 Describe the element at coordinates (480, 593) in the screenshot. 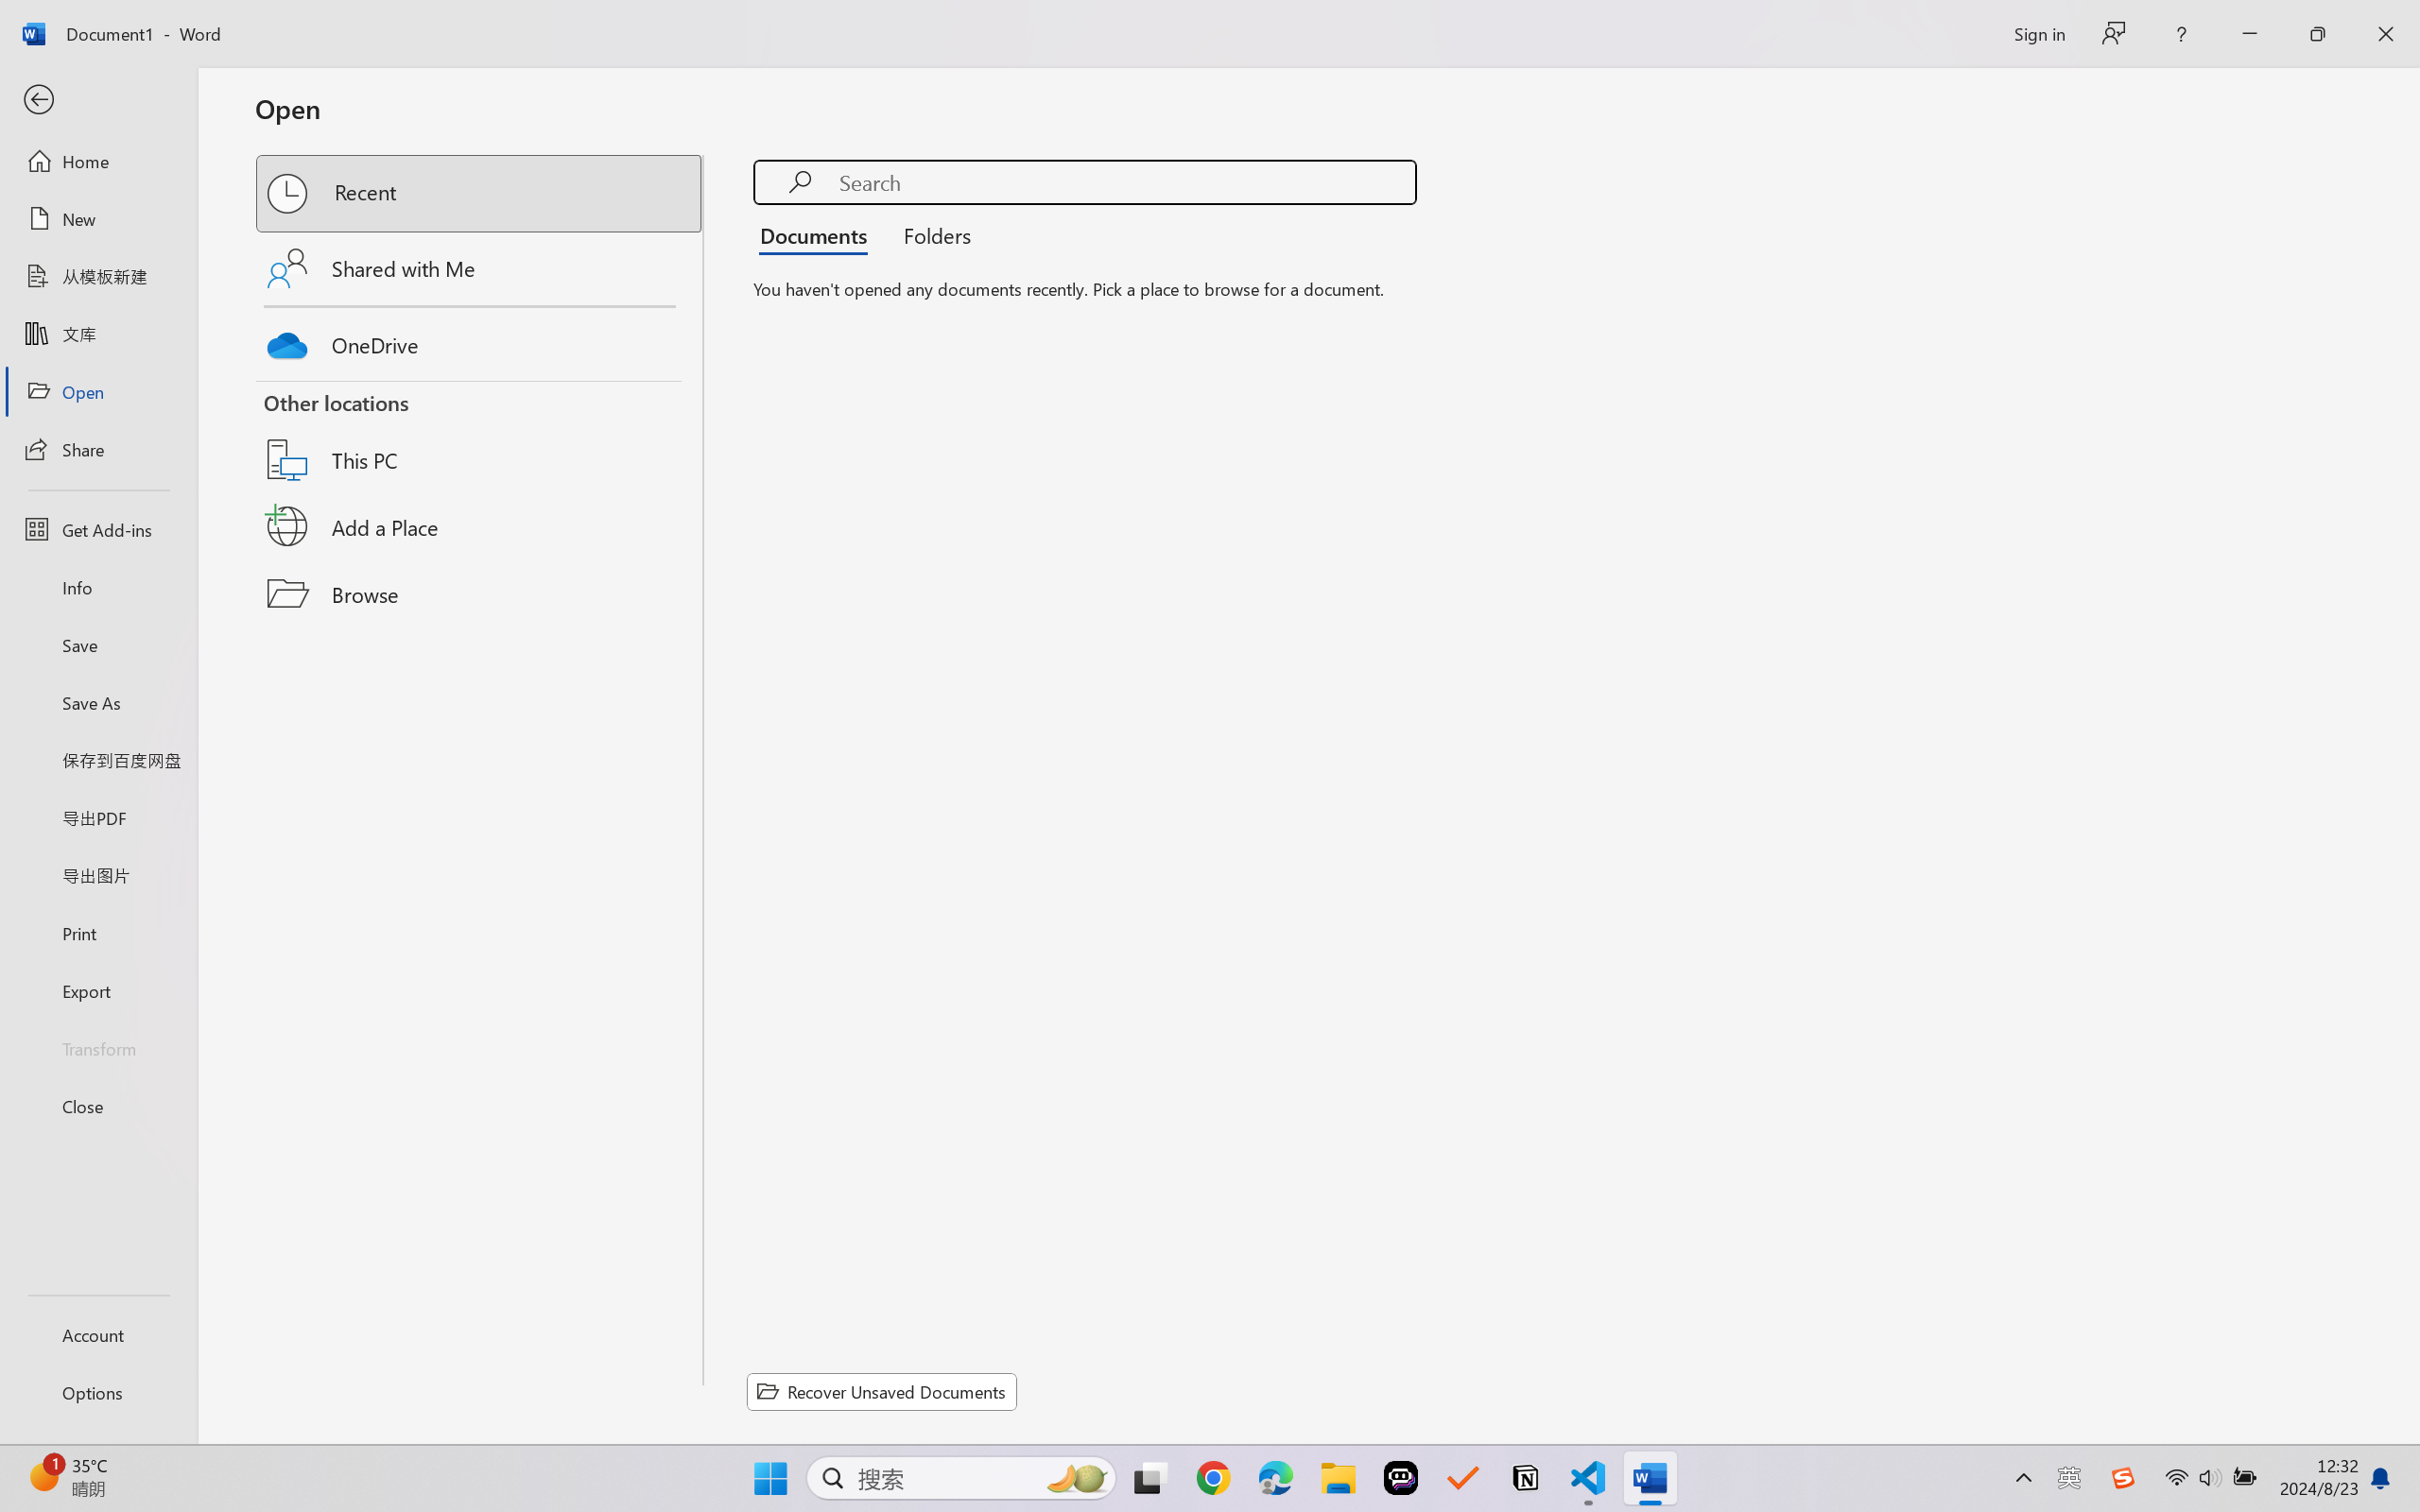

I see `'Browse'` at that location.